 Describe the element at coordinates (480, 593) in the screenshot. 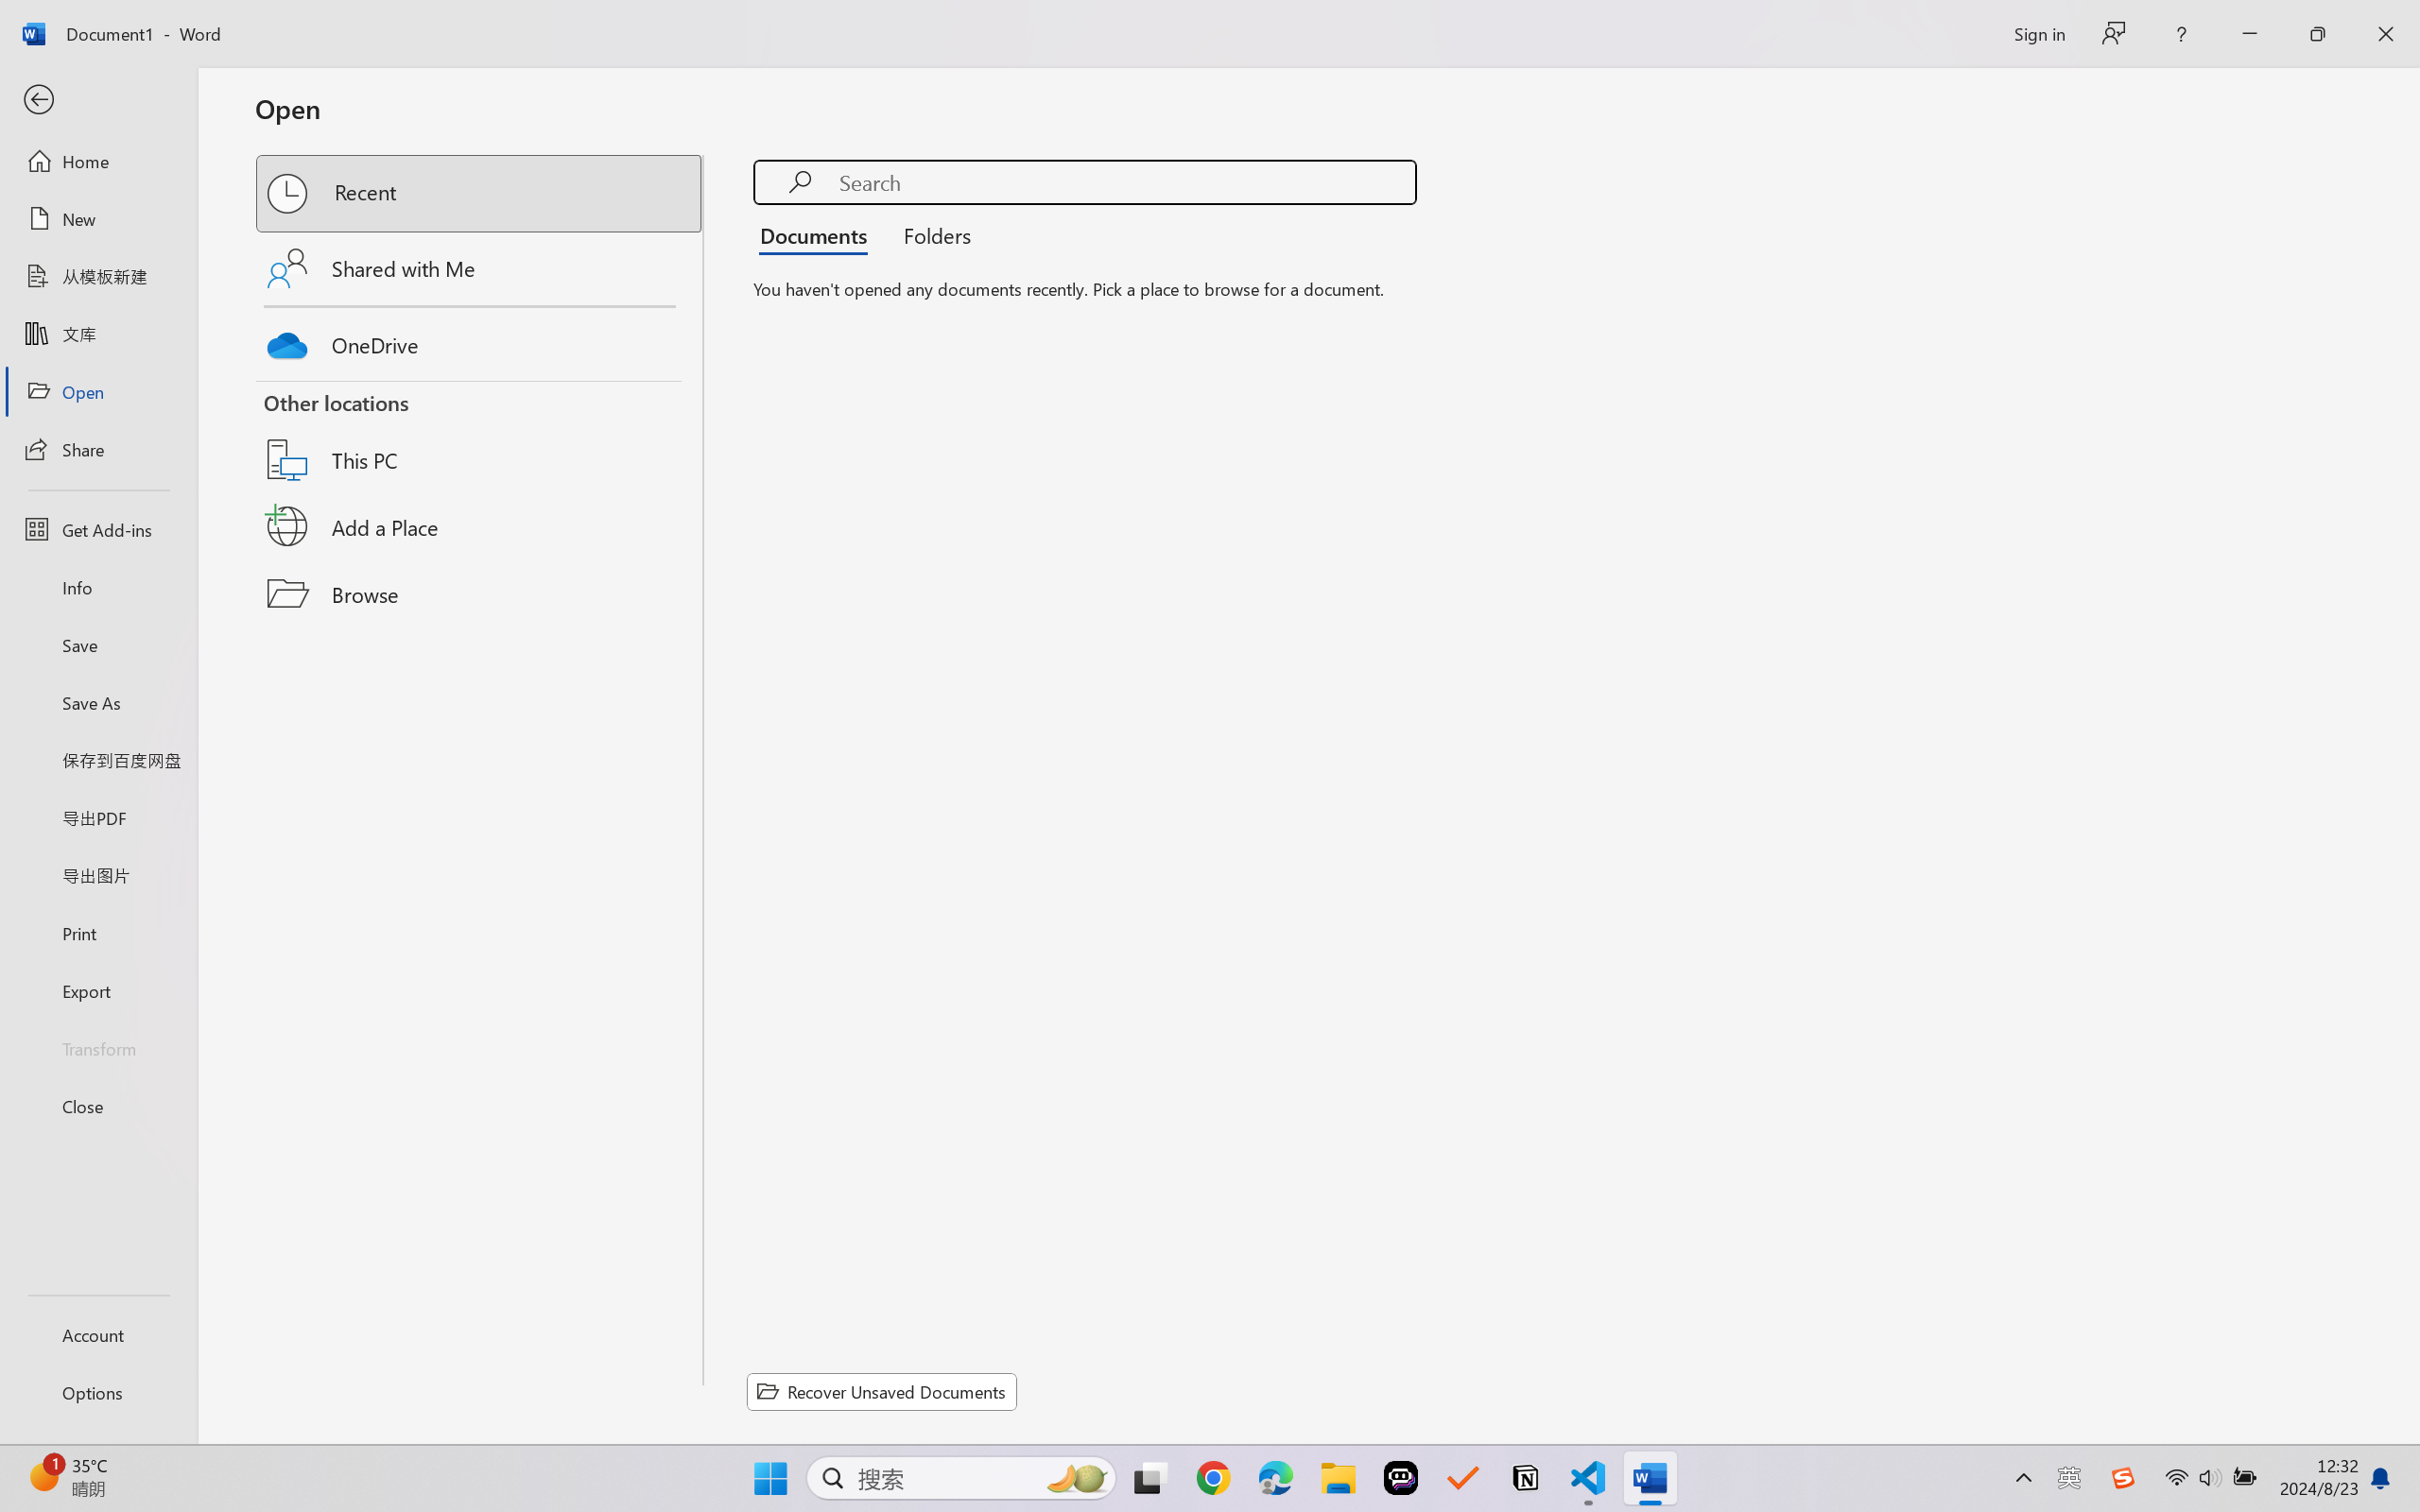

I see `'Browse'` at that location.